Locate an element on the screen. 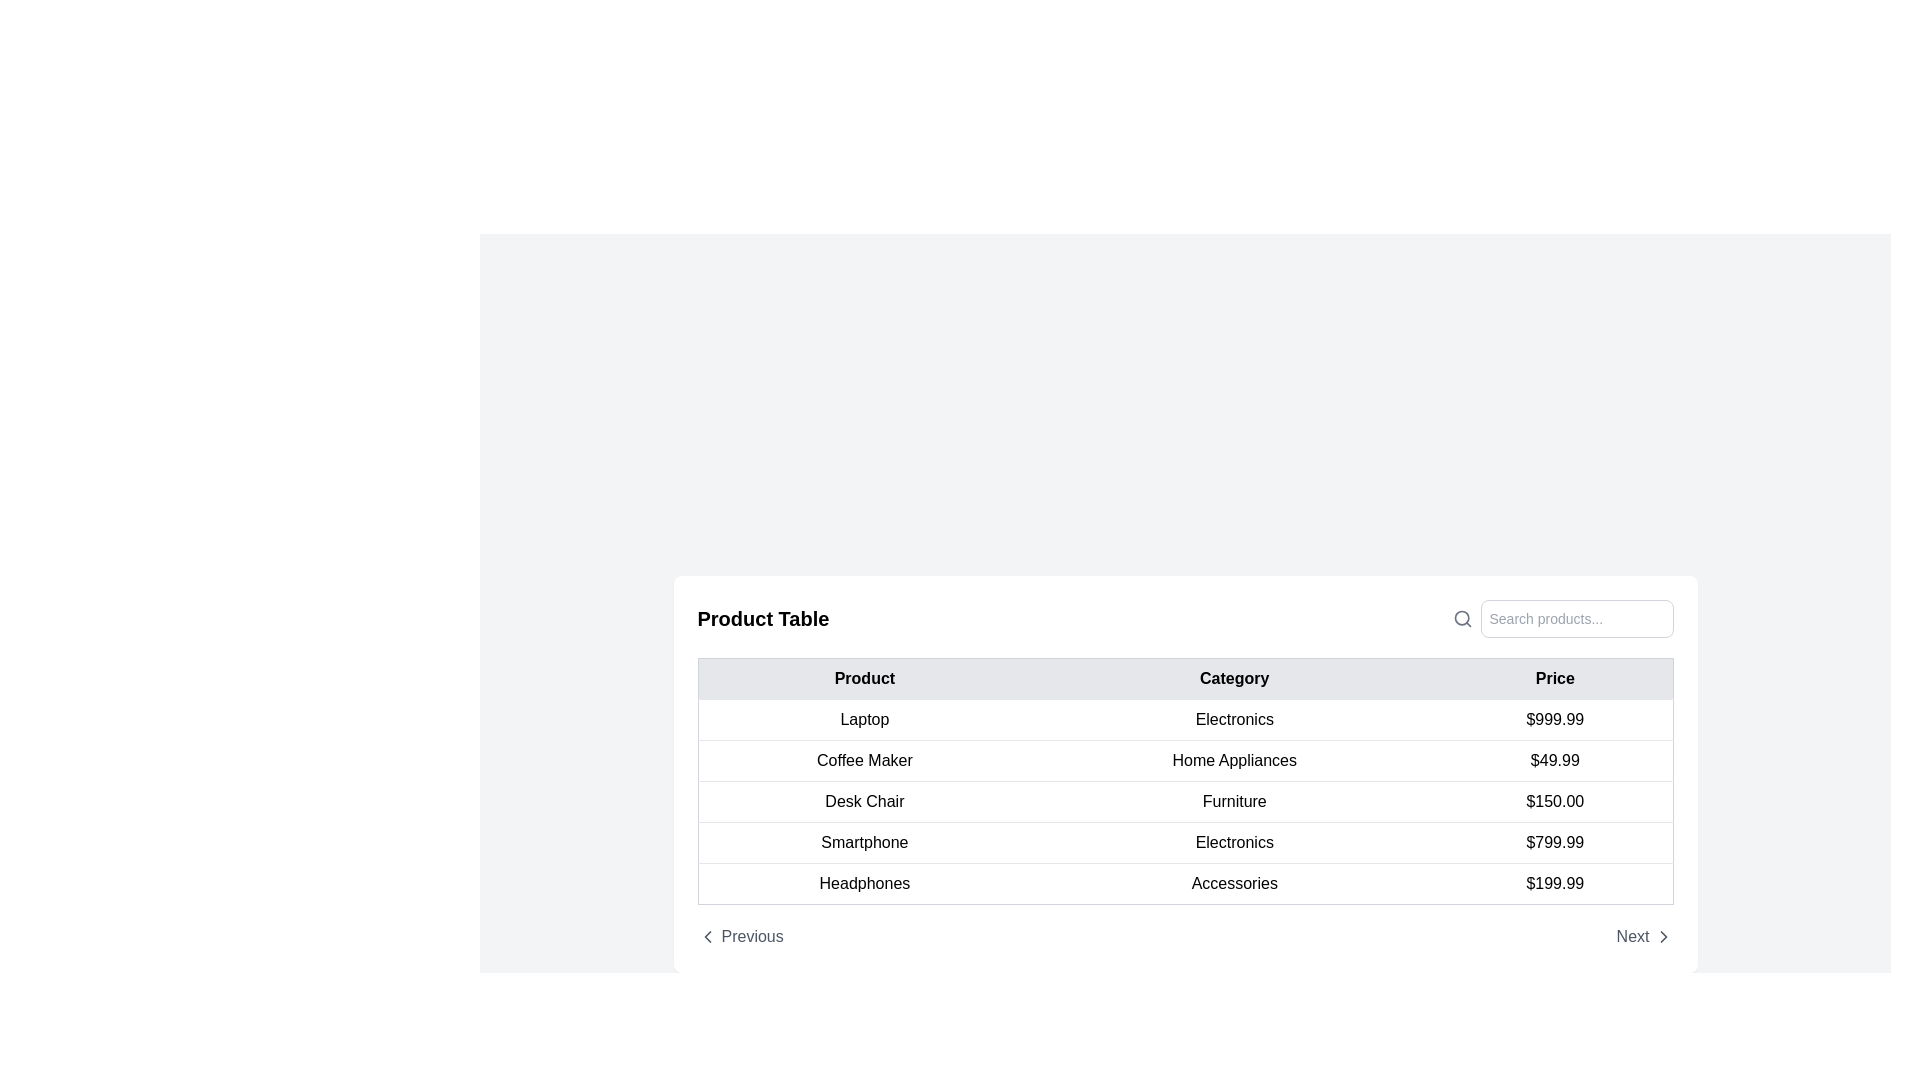 The image size is (1920, 1080). the text input field with placeholder 'Search products...' located to the right of the search icon is located at coordinates (1576, 616).